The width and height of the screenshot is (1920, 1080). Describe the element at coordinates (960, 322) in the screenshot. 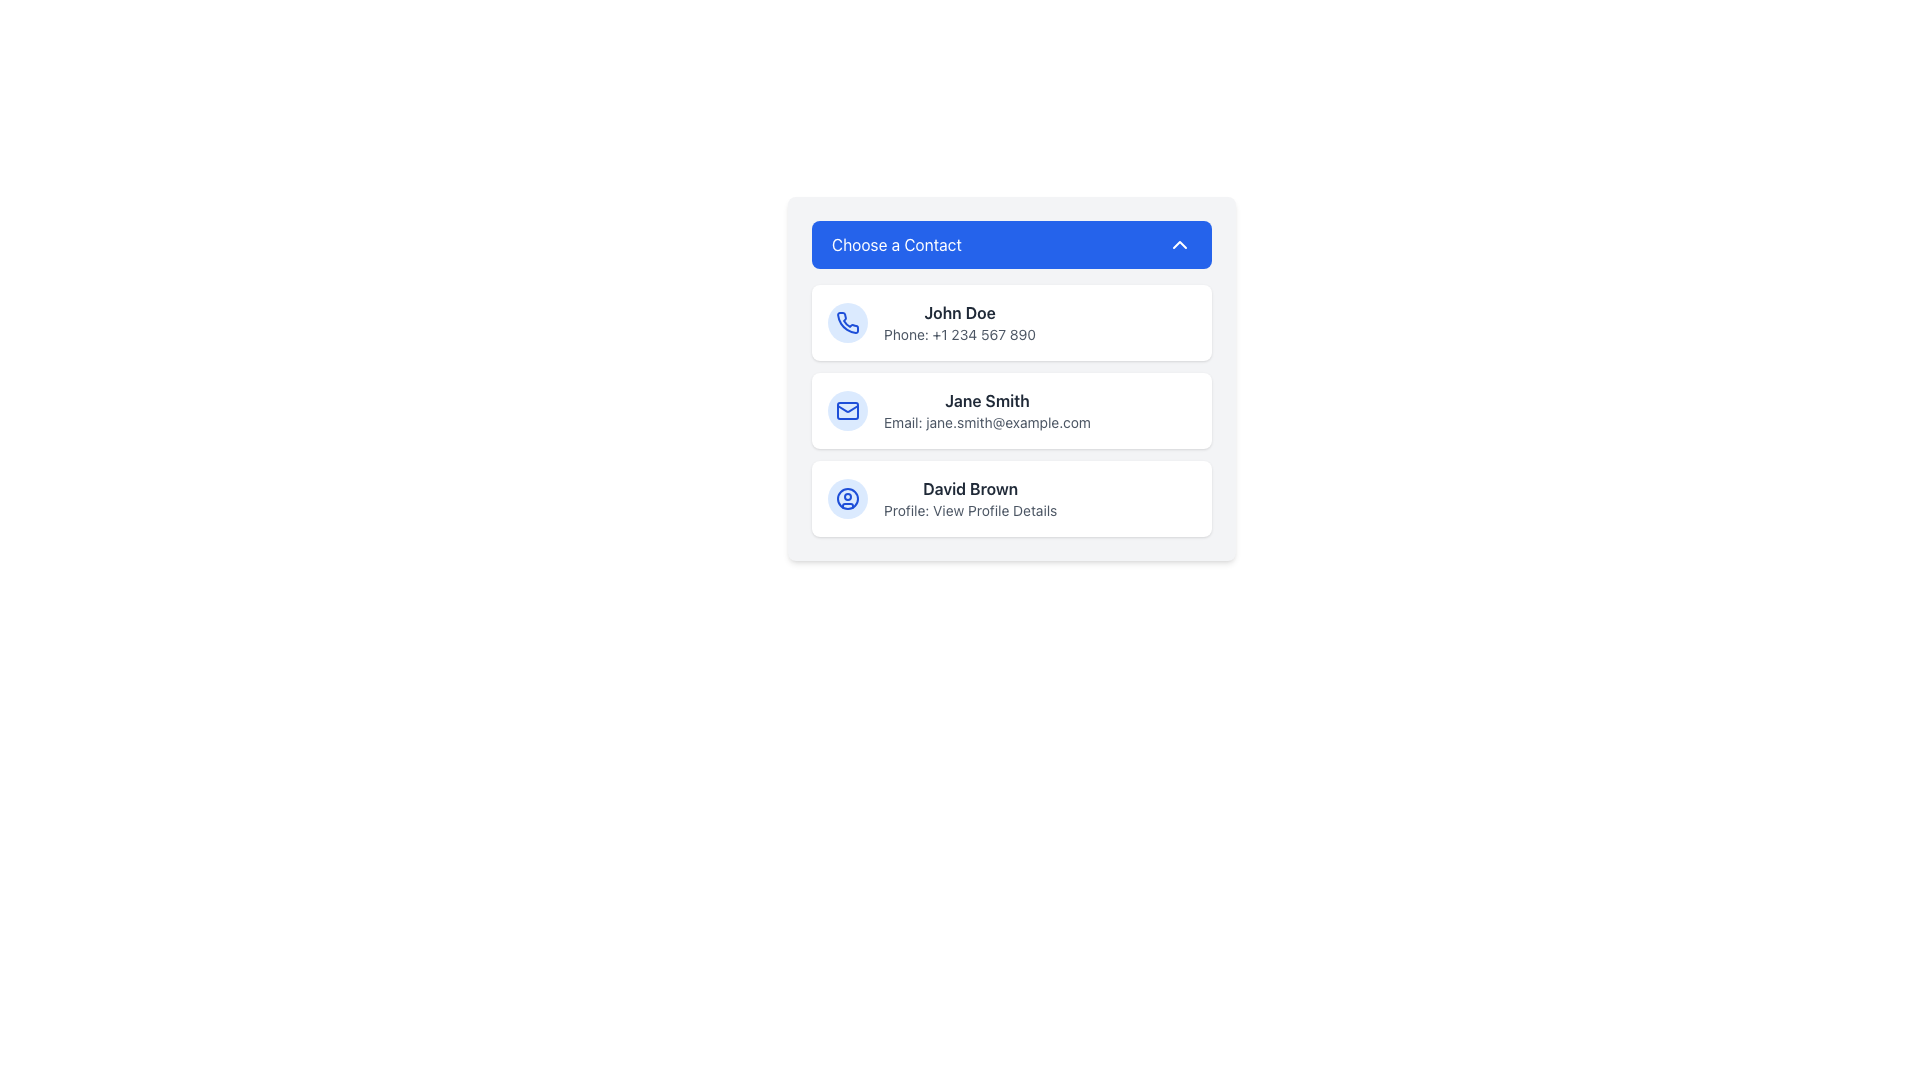

I see `contact details displayed in the first contact card below the 'Choose a Contact' header` at that location.